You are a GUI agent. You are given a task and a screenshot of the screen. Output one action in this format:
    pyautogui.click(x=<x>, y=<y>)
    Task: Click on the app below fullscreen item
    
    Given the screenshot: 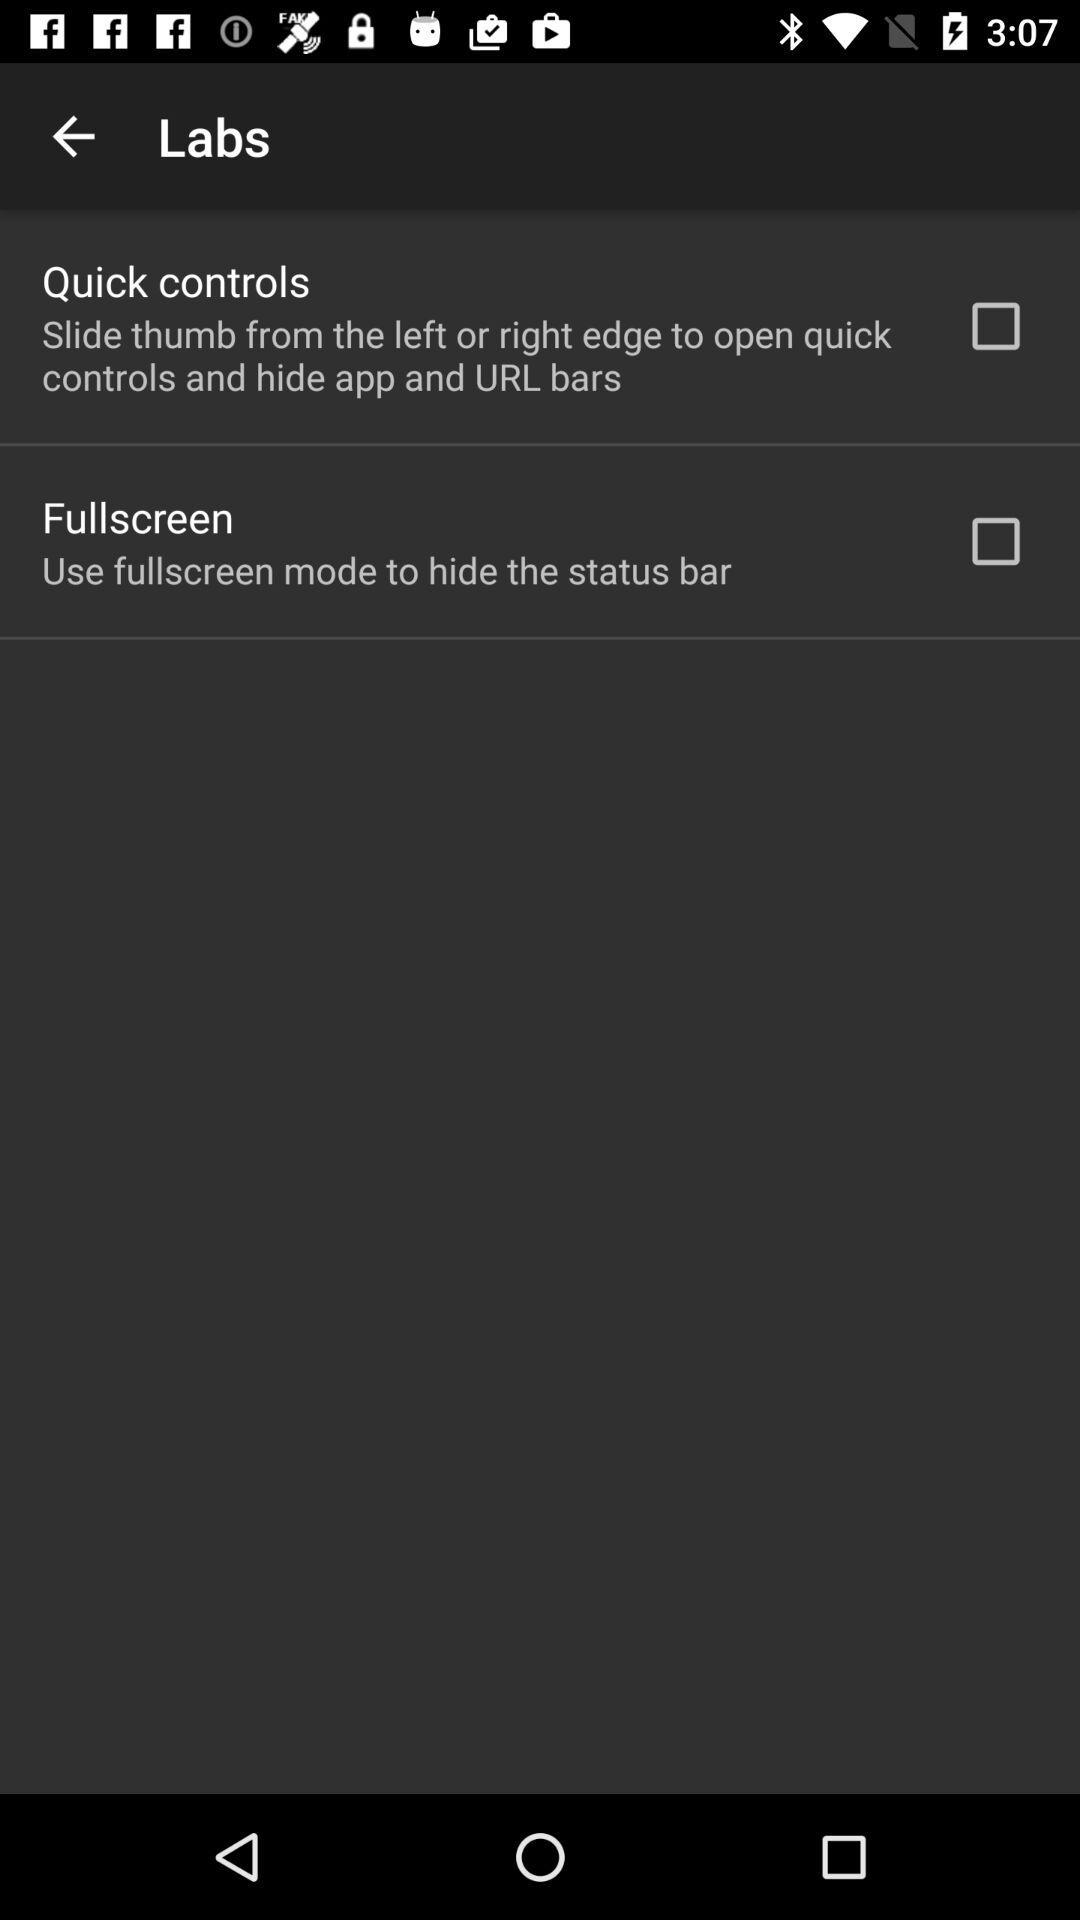 What is the action you would take?
    pyautogui.click(x=386, y=569)
    